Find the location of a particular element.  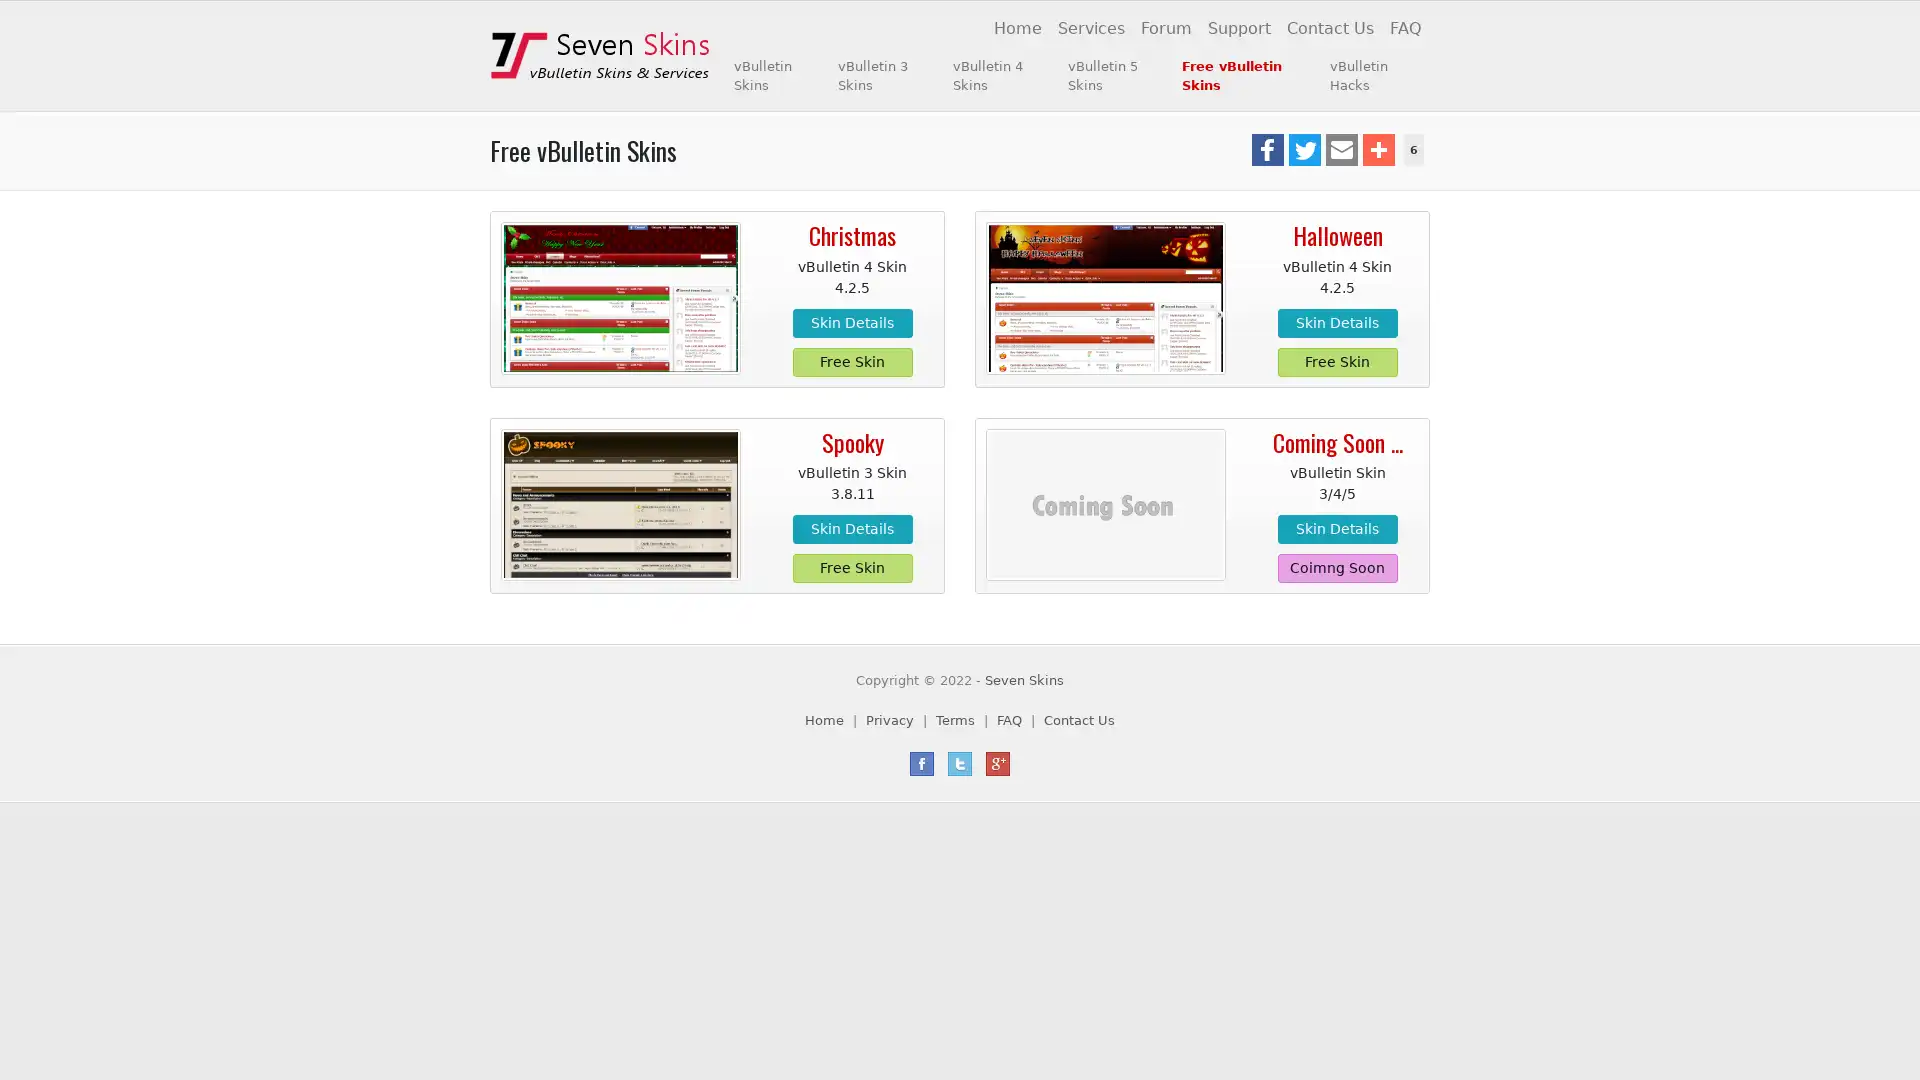

Free Skin is located at coordinates (1337, 361).